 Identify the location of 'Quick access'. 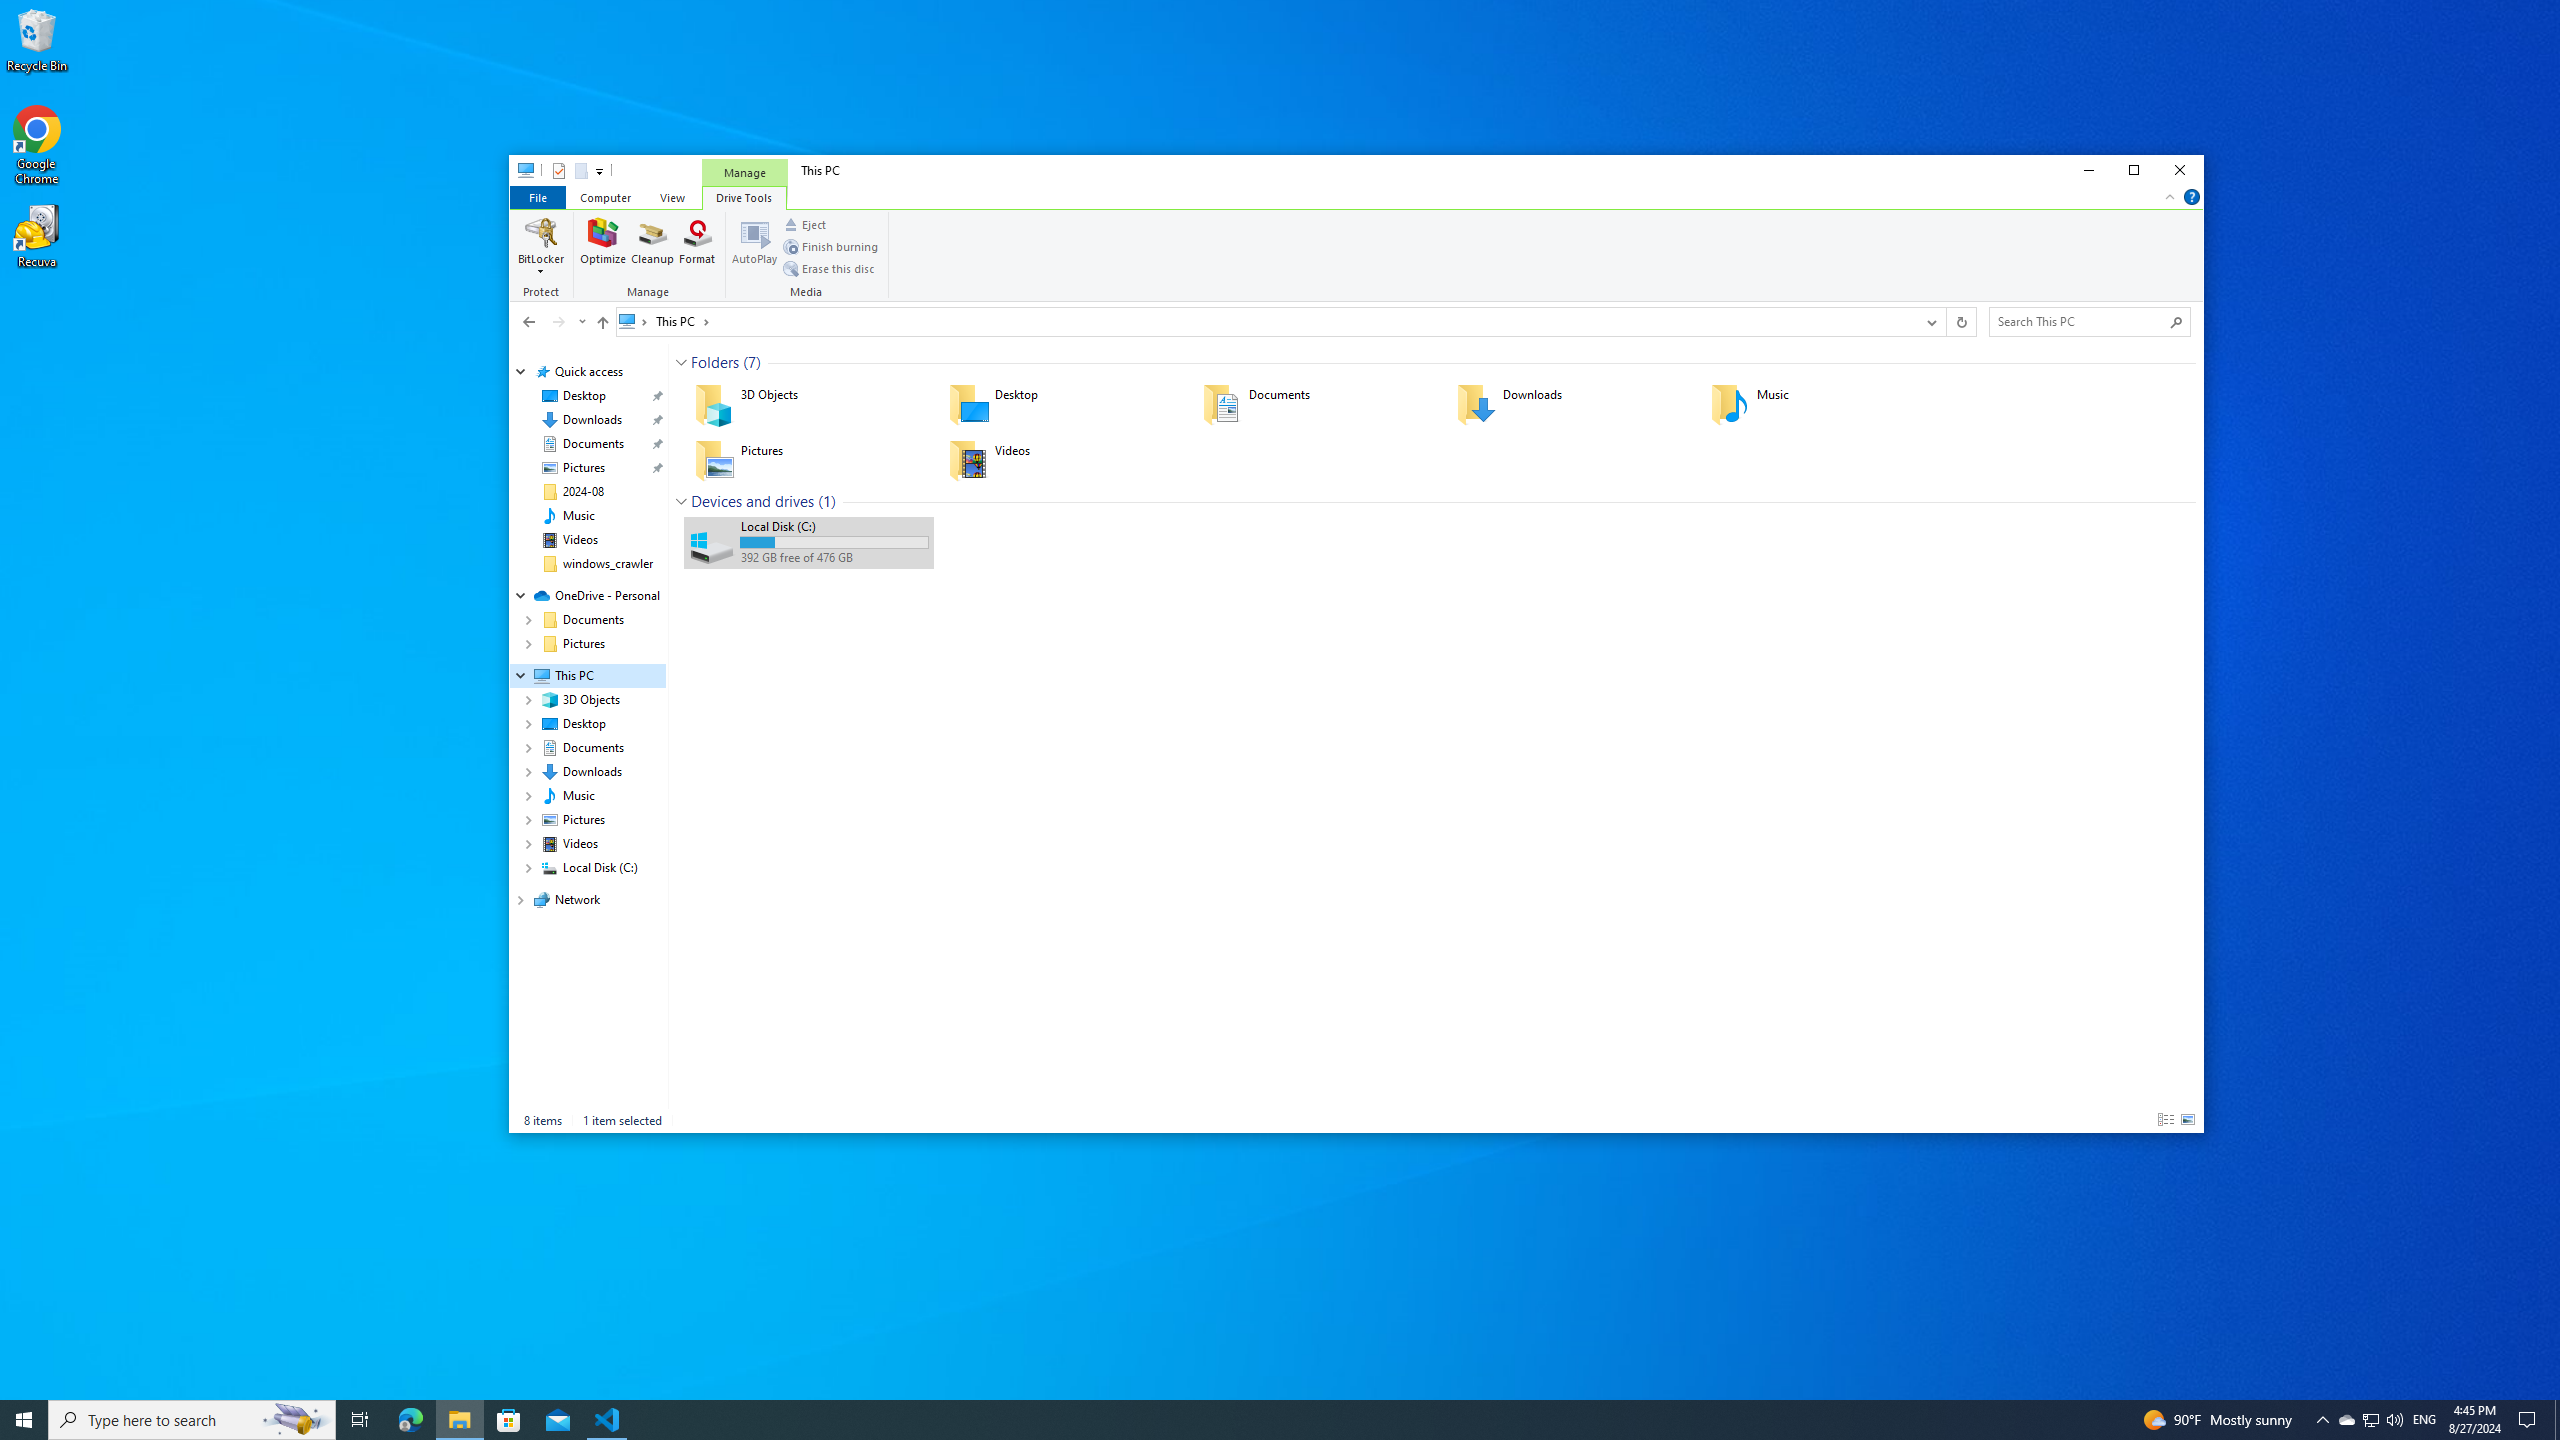
(587, 371).